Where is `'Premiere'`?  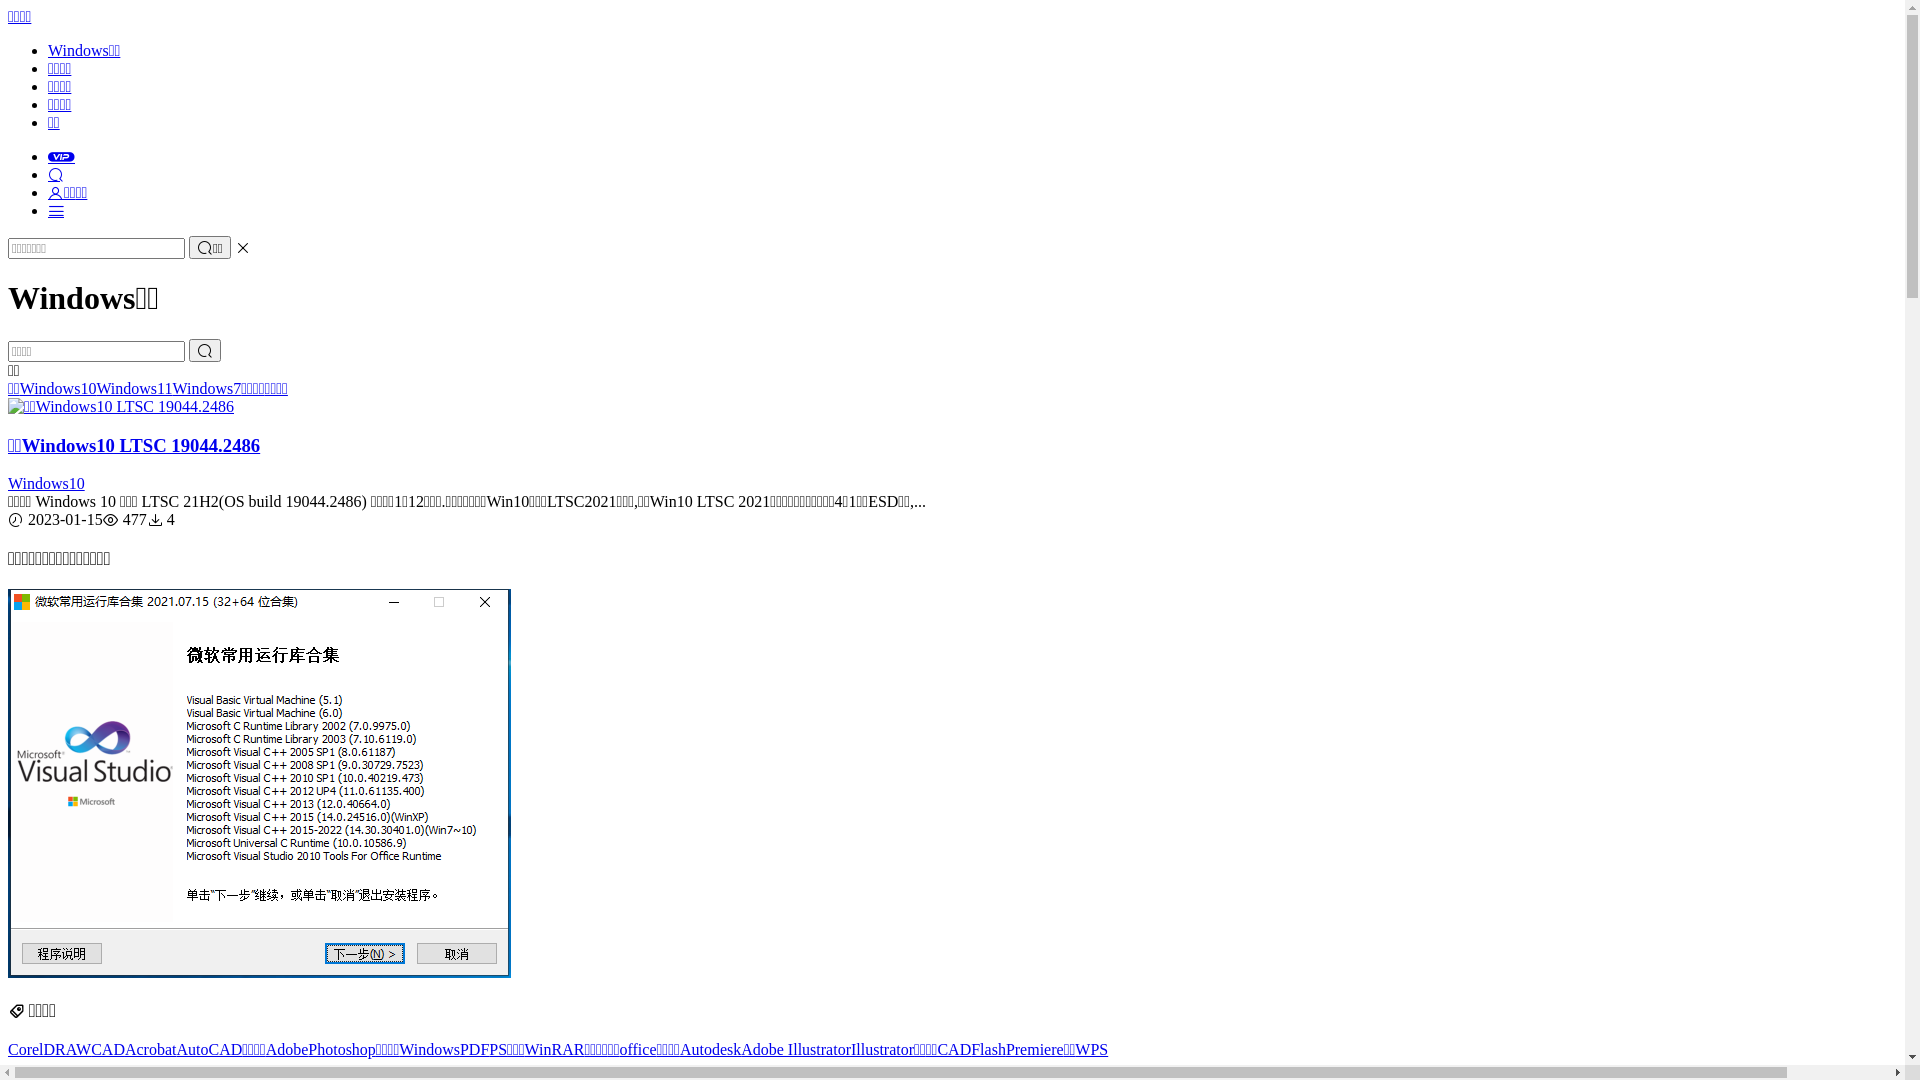
'Premiere' is located at coordinates (1035, 1048).